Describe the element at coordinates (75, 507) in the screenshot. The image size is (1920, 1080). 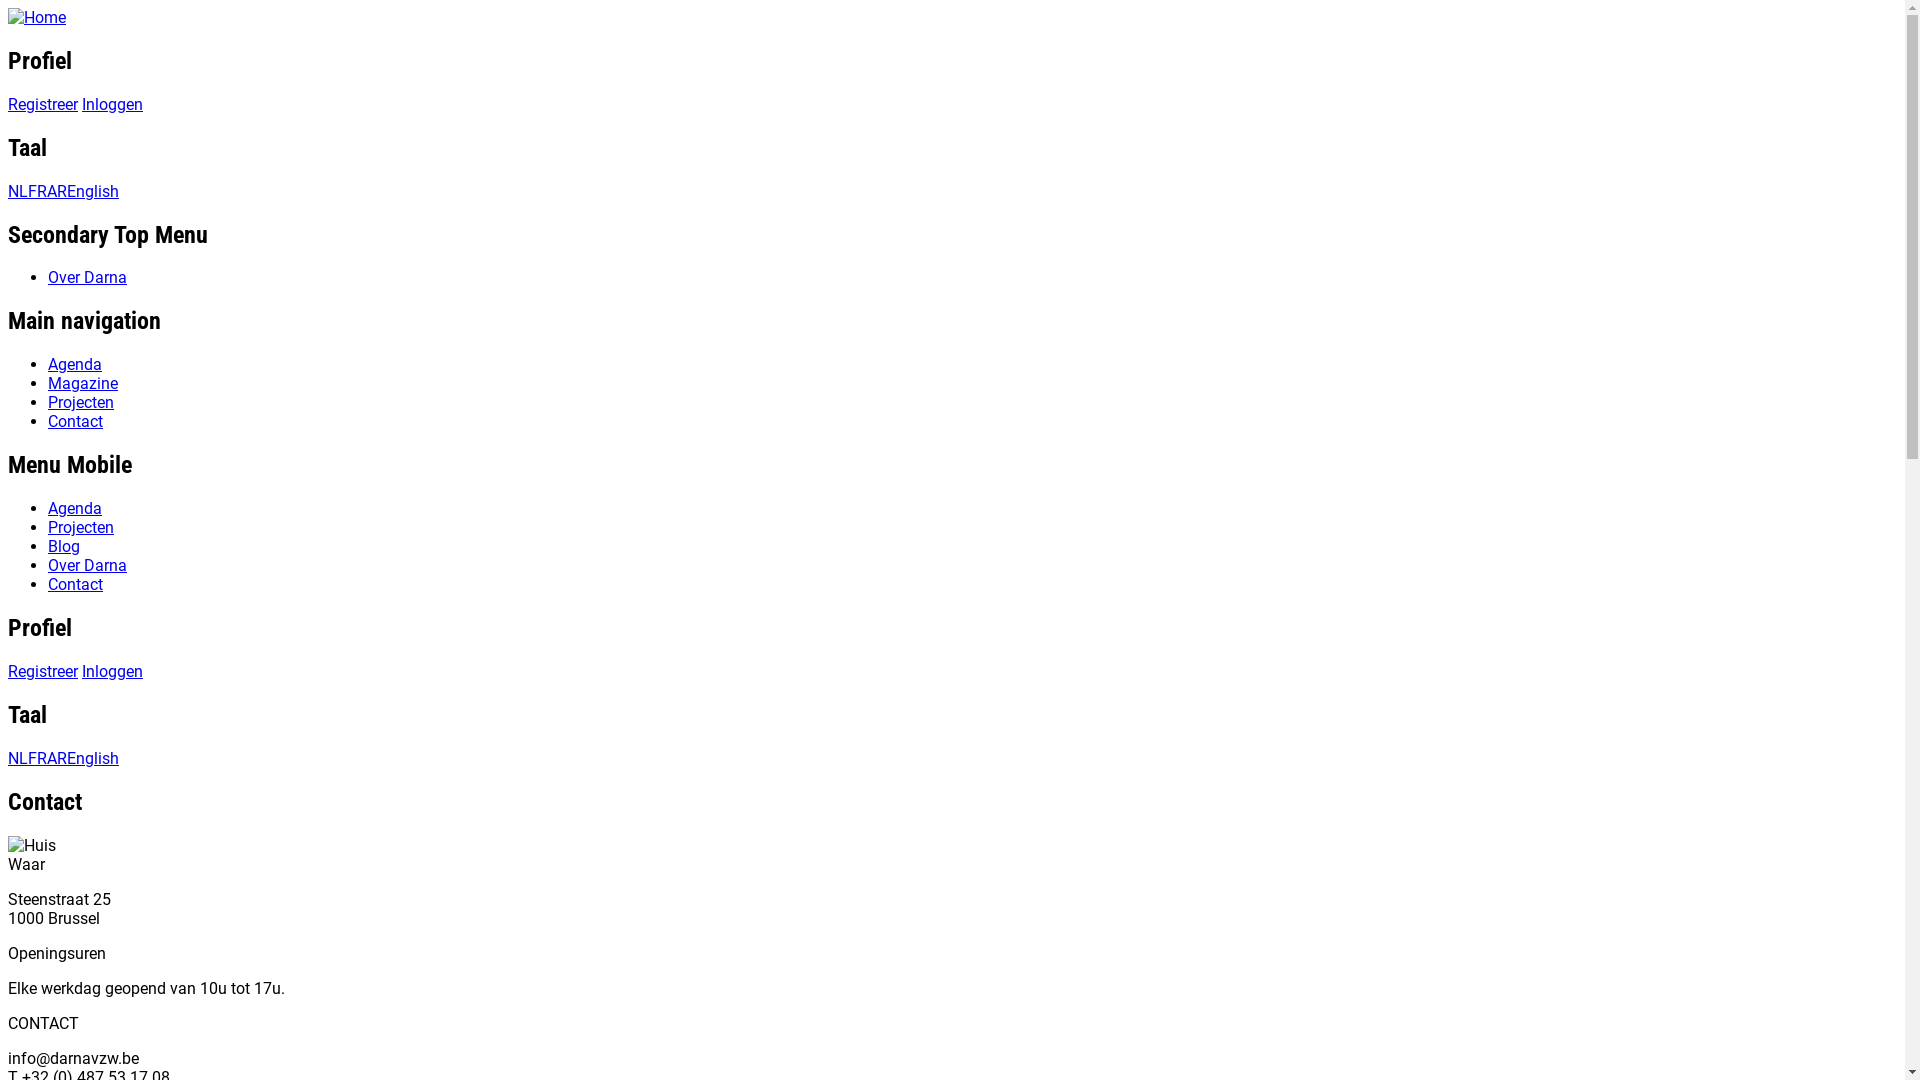
I see `'Agenda'` at that location.